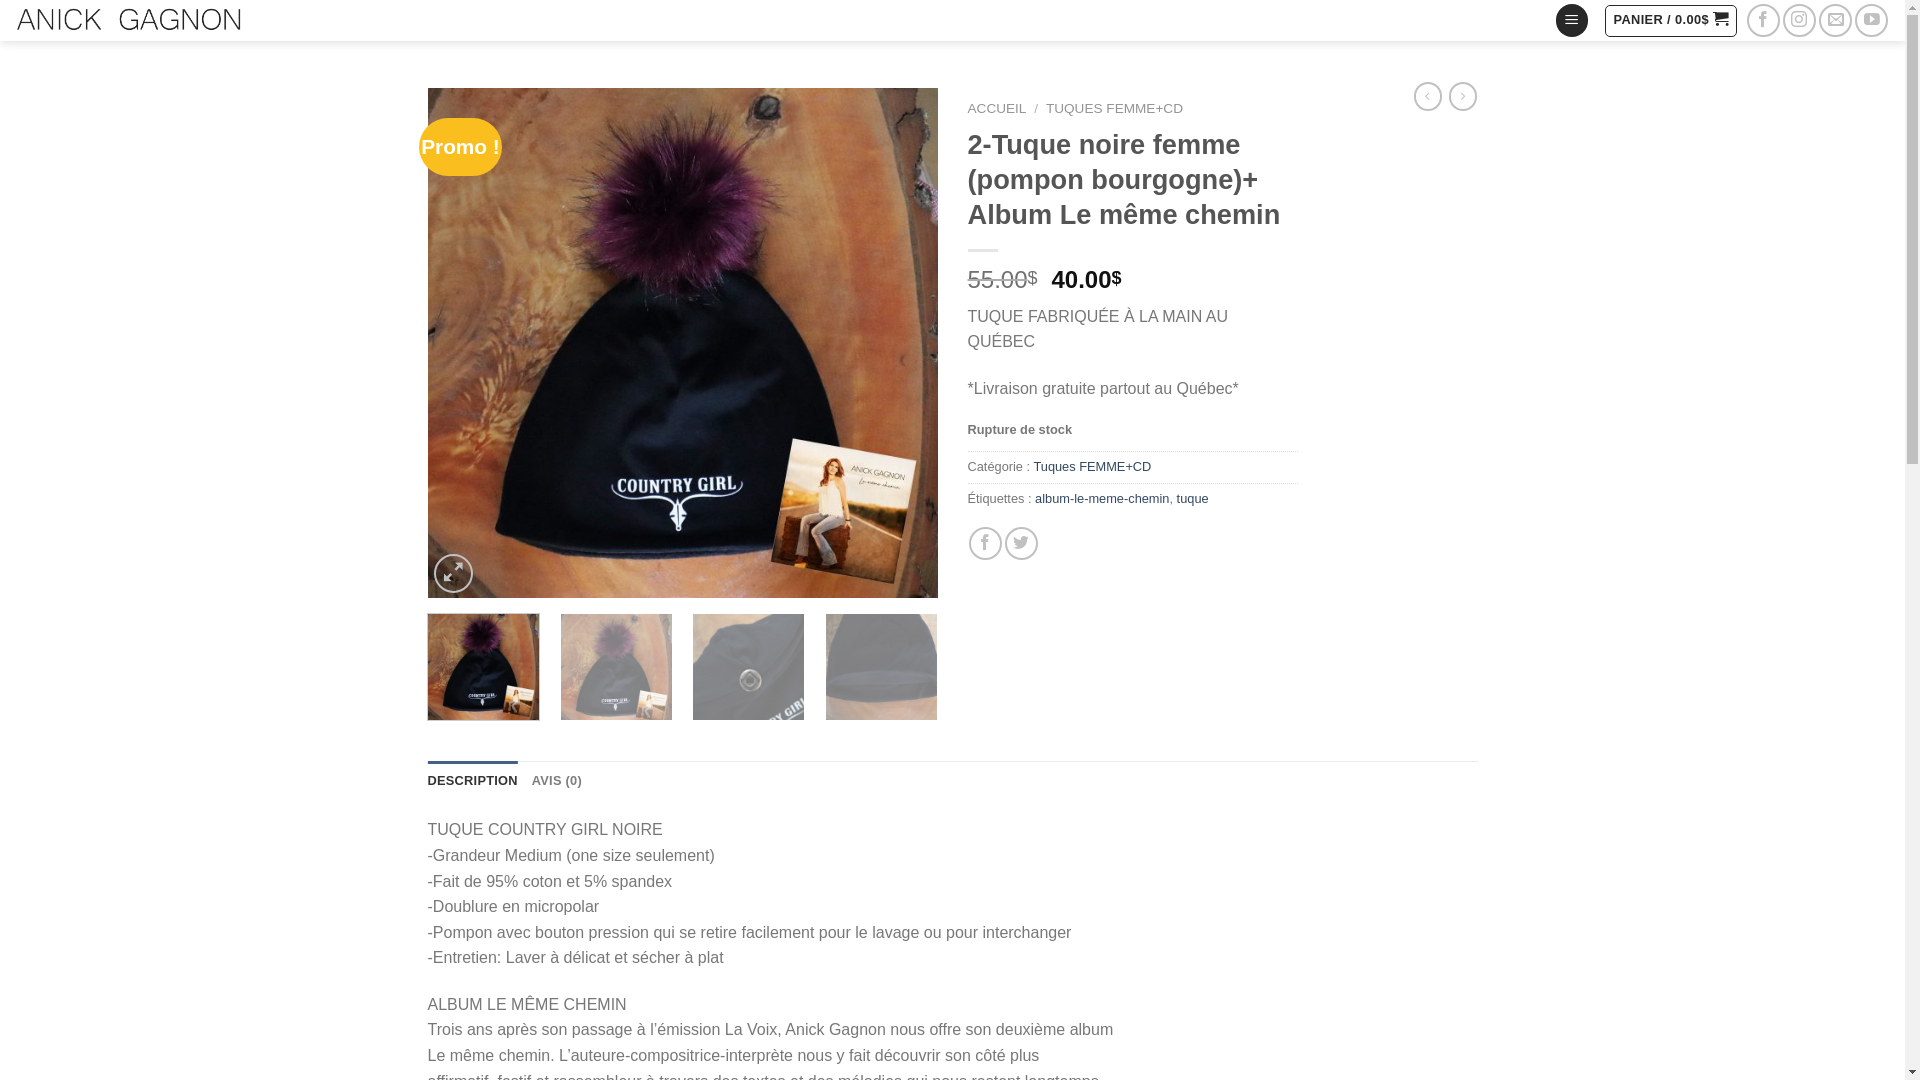 The image size is (1920, 1080). What do you see at coordinates (997, 108) in the screenshot?
I see `'ACCUEIL'` at bounding box center [997, 108].